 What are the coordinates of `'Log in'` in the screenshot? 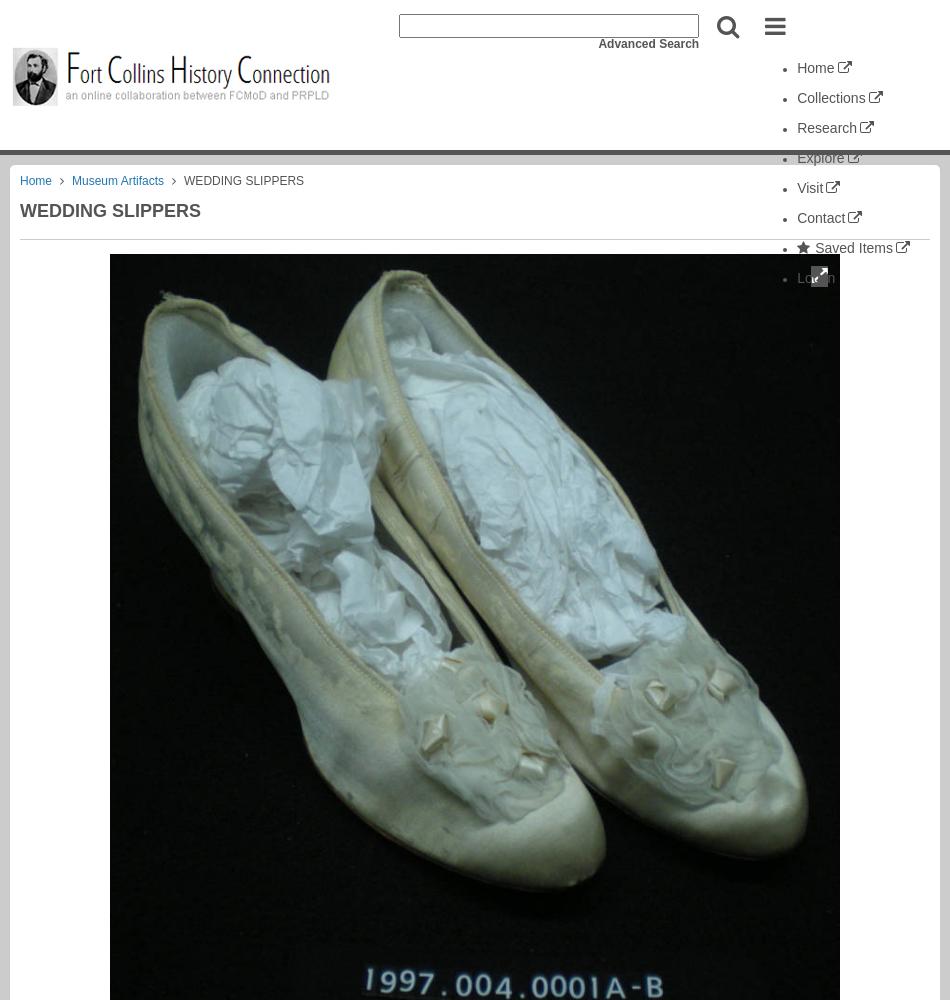 It's located at (814, 278).